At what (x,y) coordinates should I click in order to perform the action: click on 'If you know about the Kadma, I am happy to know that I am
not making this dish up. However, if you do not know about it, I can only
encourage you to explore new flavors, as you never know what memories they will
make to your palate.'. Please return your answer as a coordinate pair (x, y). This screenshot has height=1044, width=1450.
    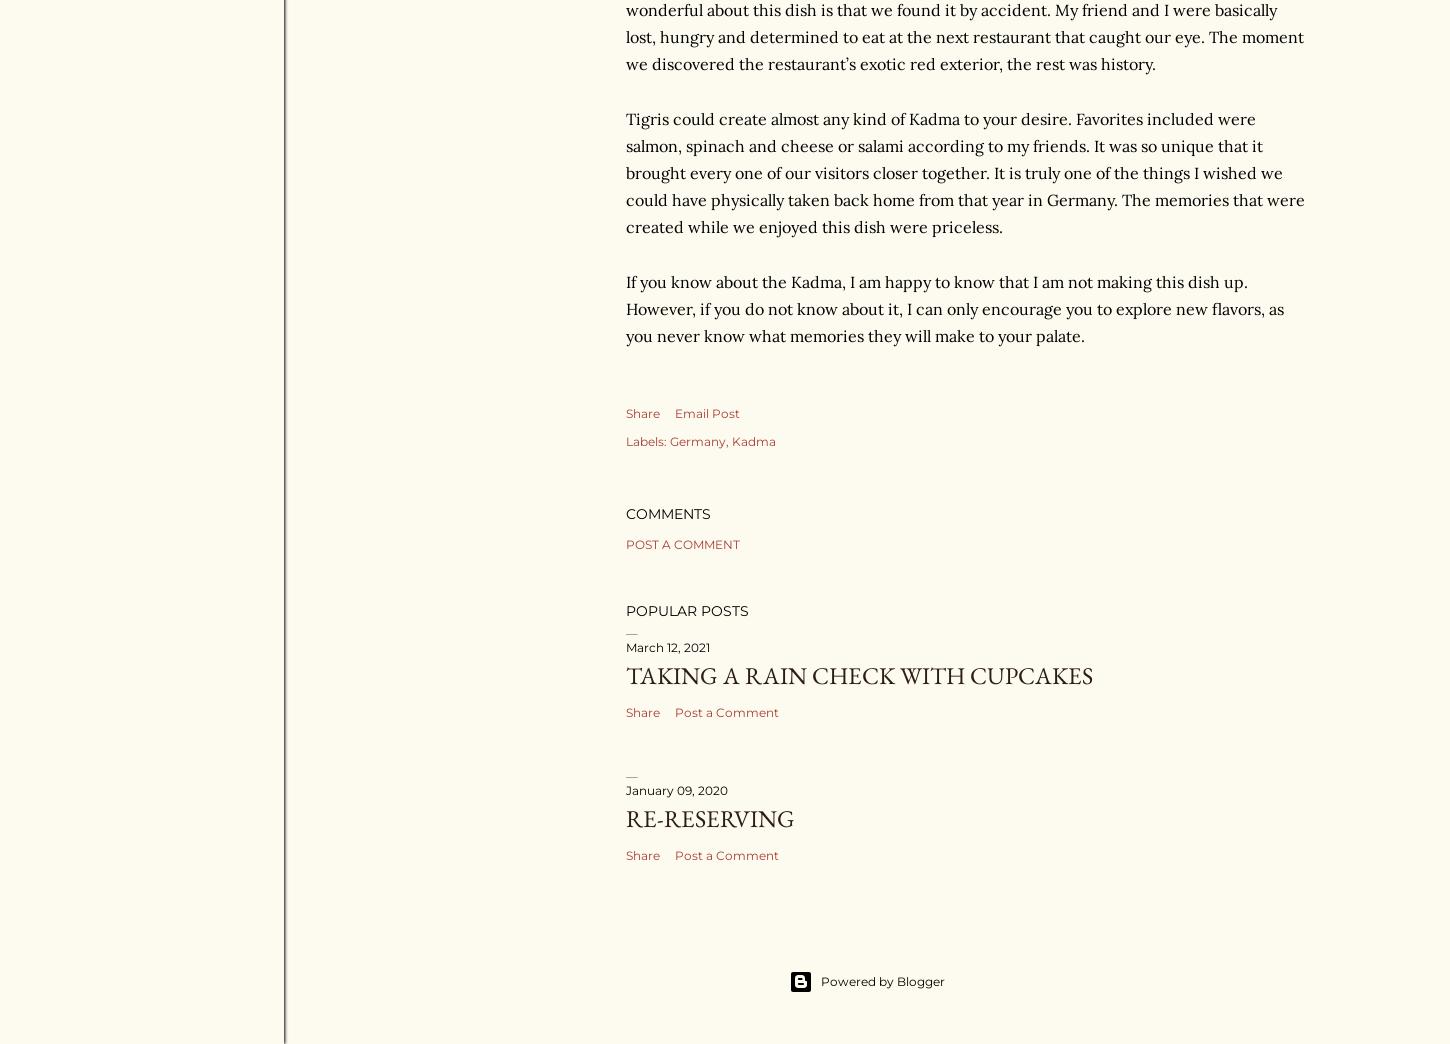
    Looking at the image, I should click on (953, 307).